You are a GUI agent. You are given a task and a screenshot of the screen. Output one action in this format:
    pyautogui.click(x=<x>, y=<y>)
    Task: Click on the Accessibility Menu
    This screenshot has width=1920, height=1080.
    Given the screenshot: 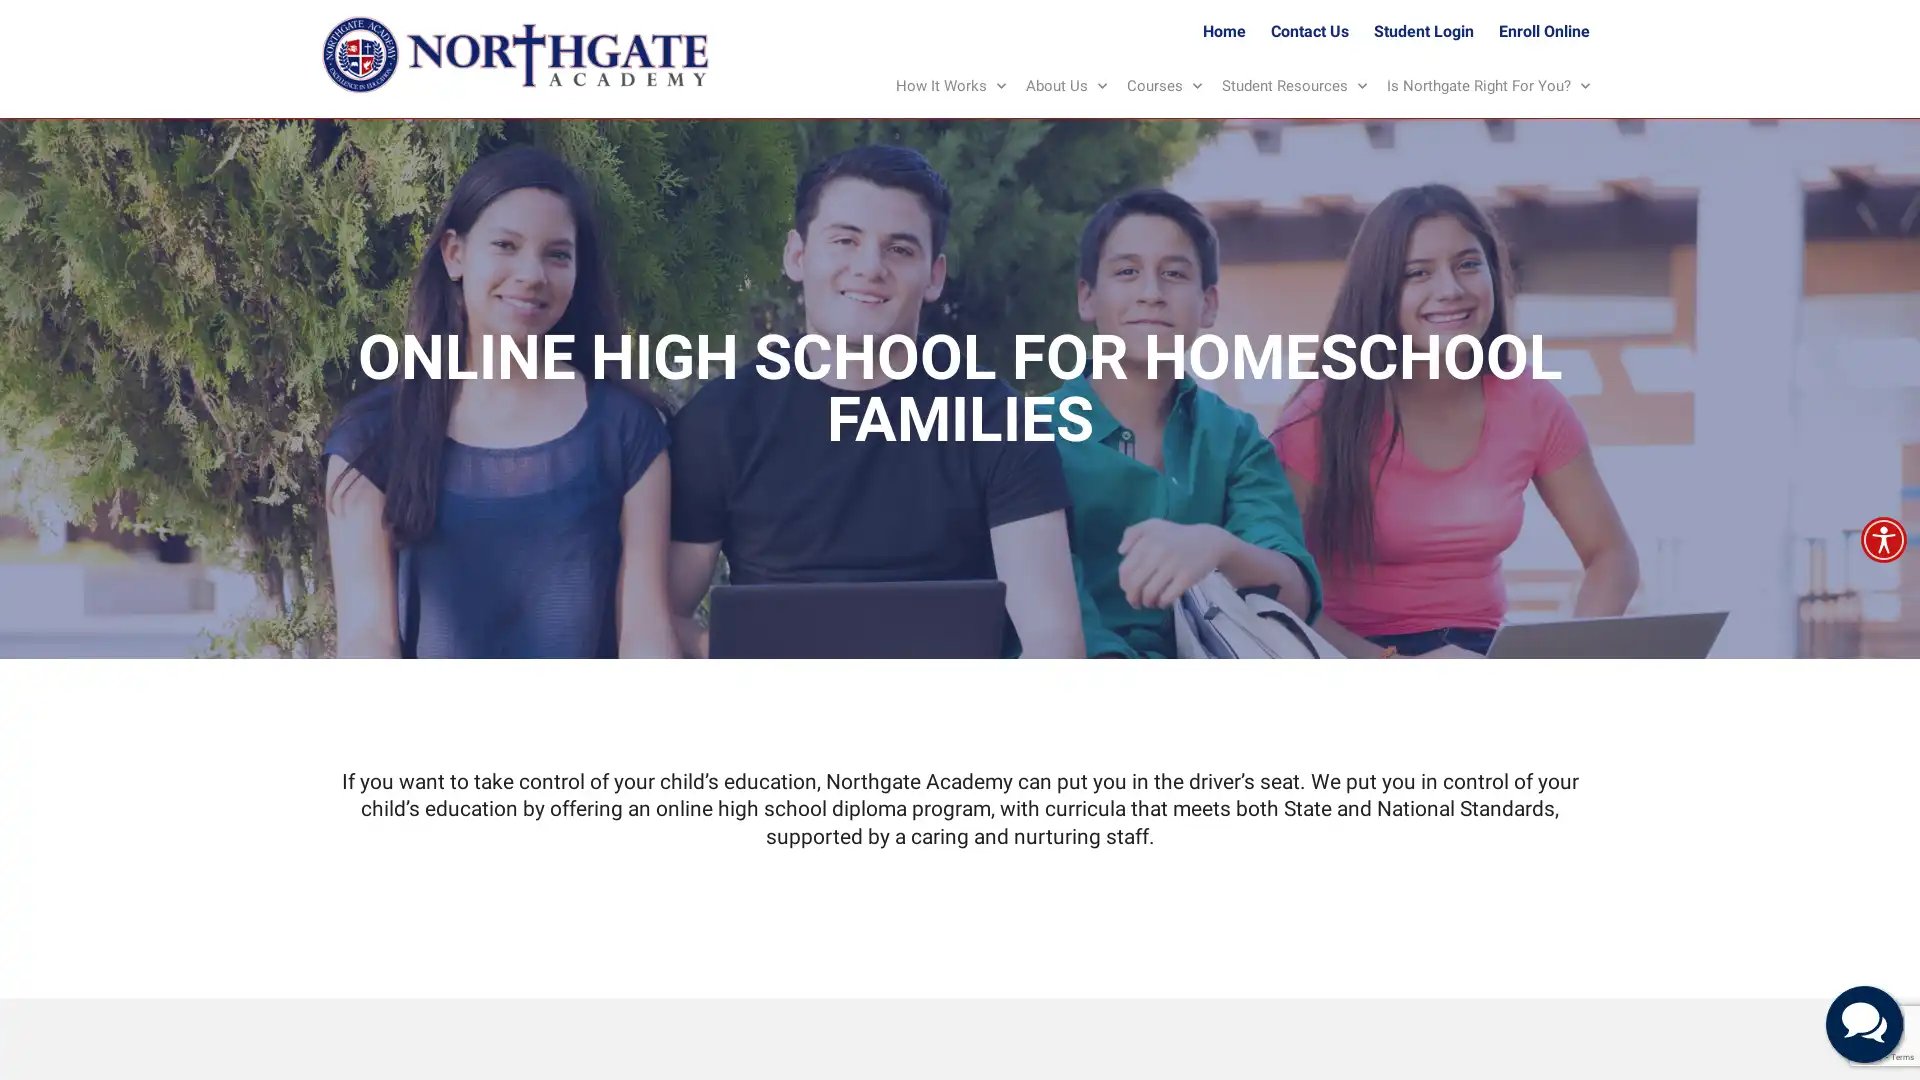 What is the action you would take?
    pyautogui.click(x=1882, y=540)
    